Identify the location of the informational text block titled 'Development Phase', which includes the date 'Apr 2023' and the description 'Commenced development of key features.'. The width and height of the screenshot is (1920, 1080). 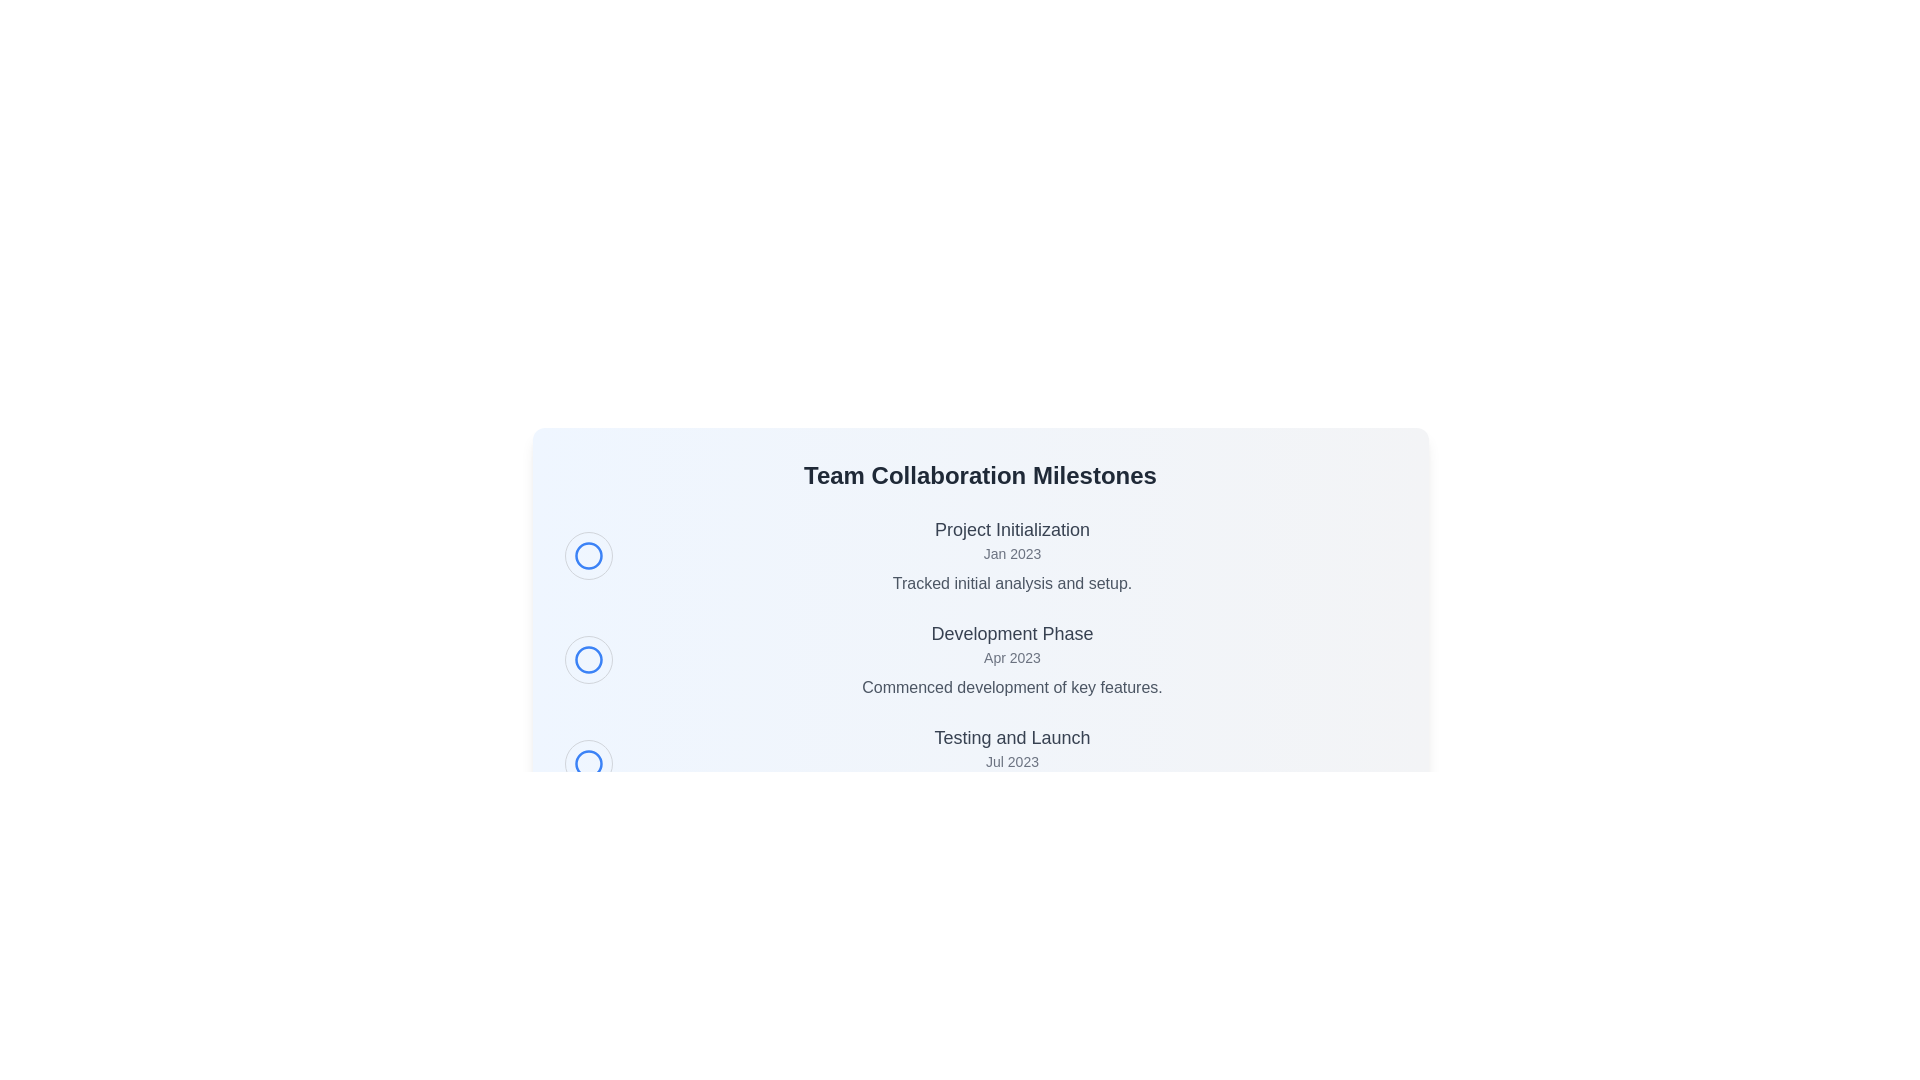
(1012, 659).